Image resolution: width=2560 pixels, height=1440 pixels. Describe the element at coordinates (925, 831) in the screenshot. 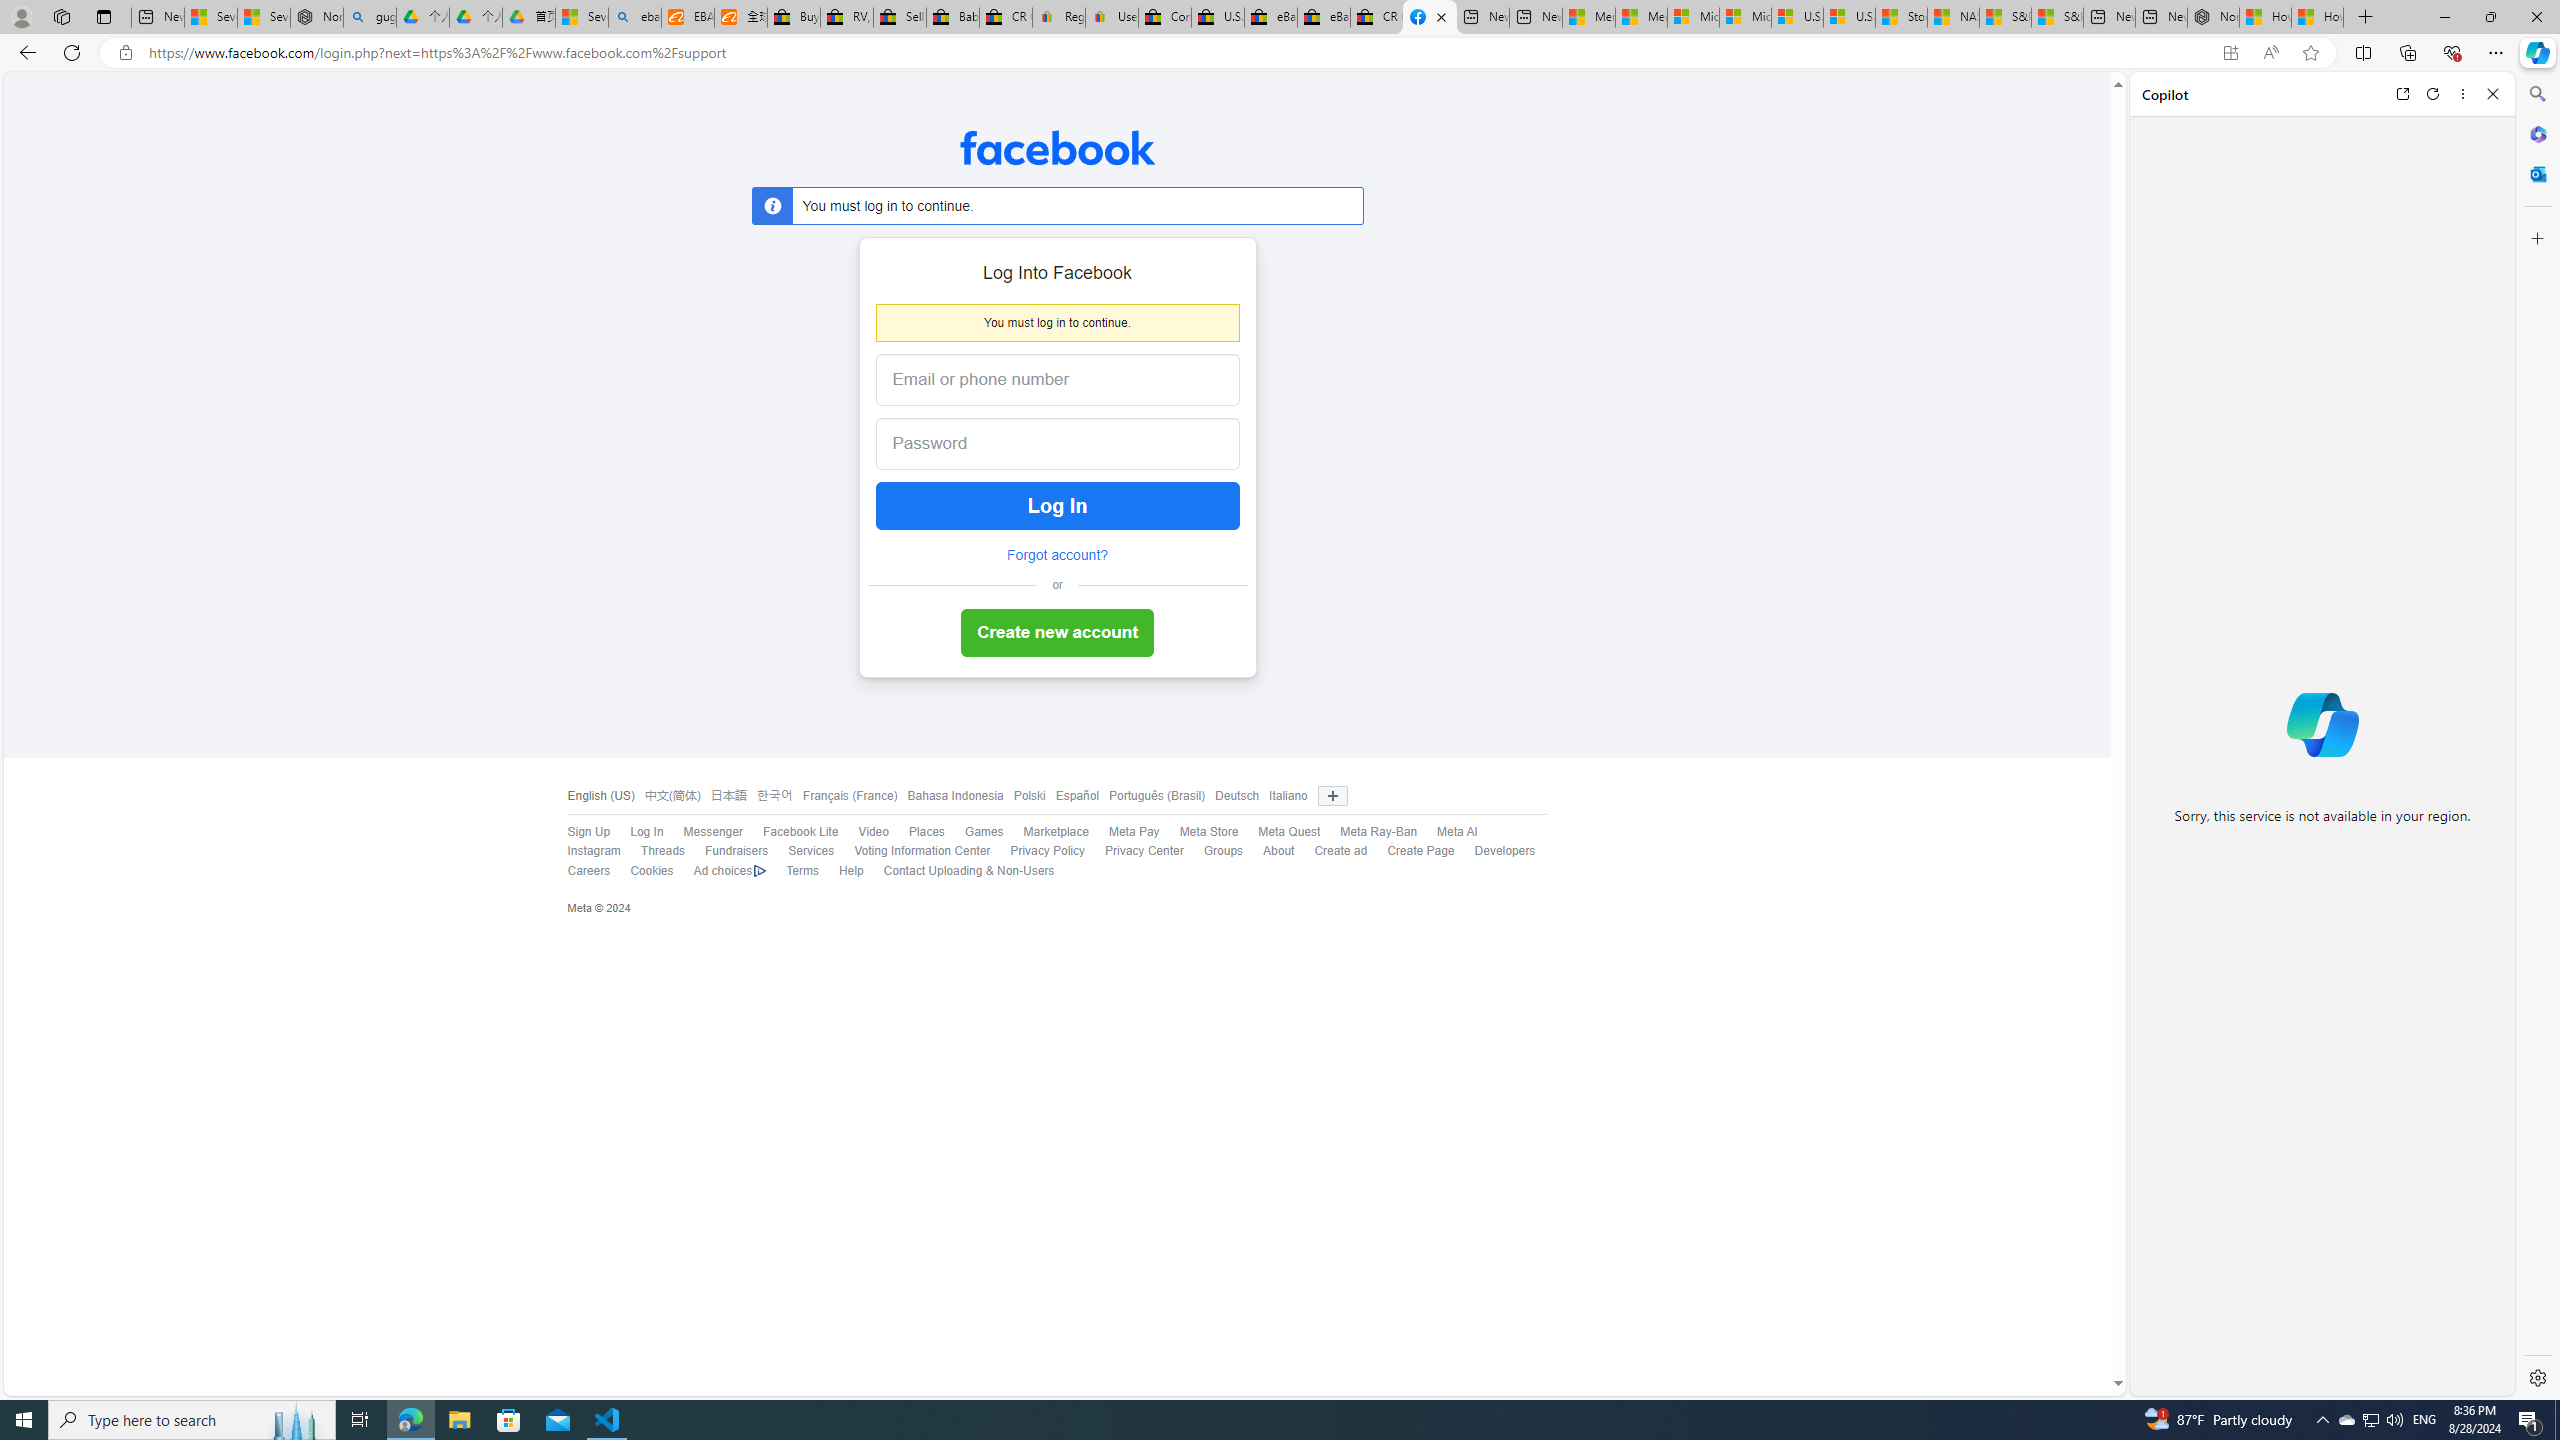

I see `'Places'` at that location.